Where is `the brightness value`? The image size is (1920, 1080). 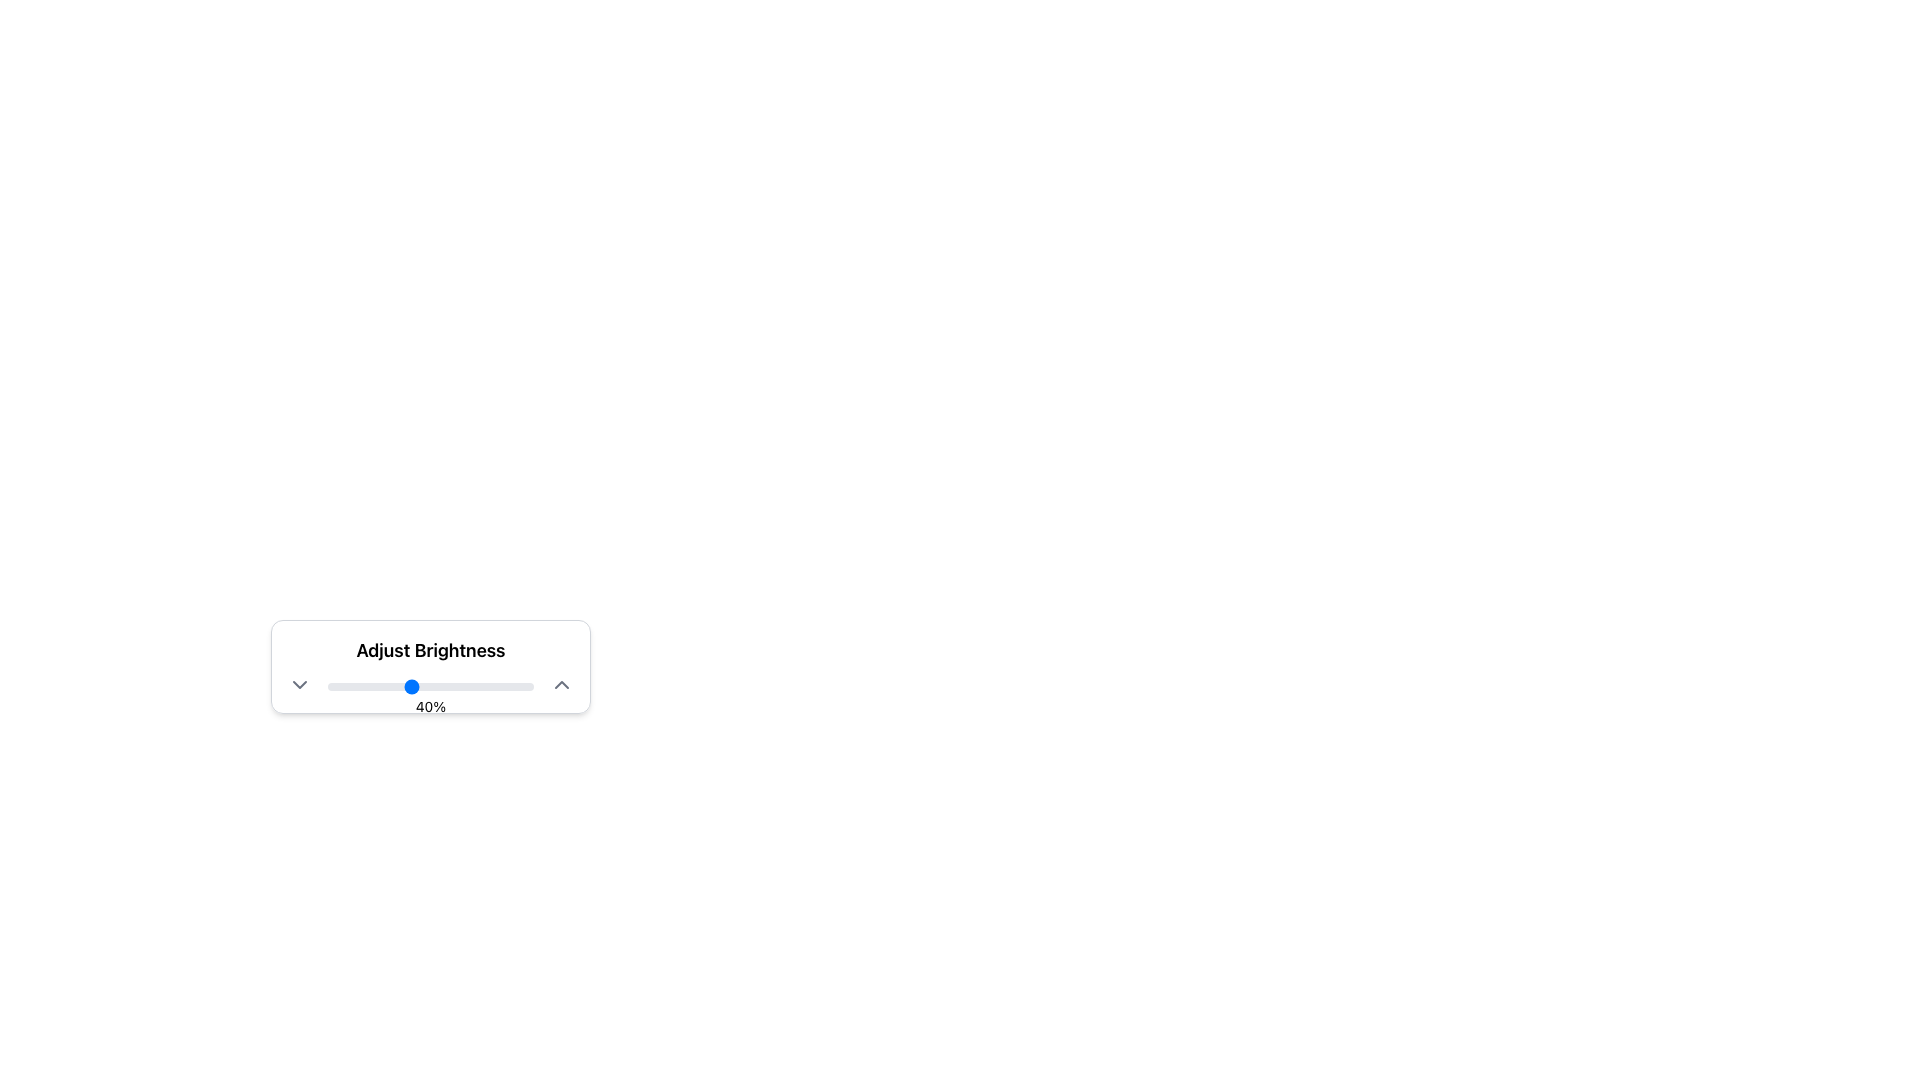 the brightness value is located at coordinates (527, 685).